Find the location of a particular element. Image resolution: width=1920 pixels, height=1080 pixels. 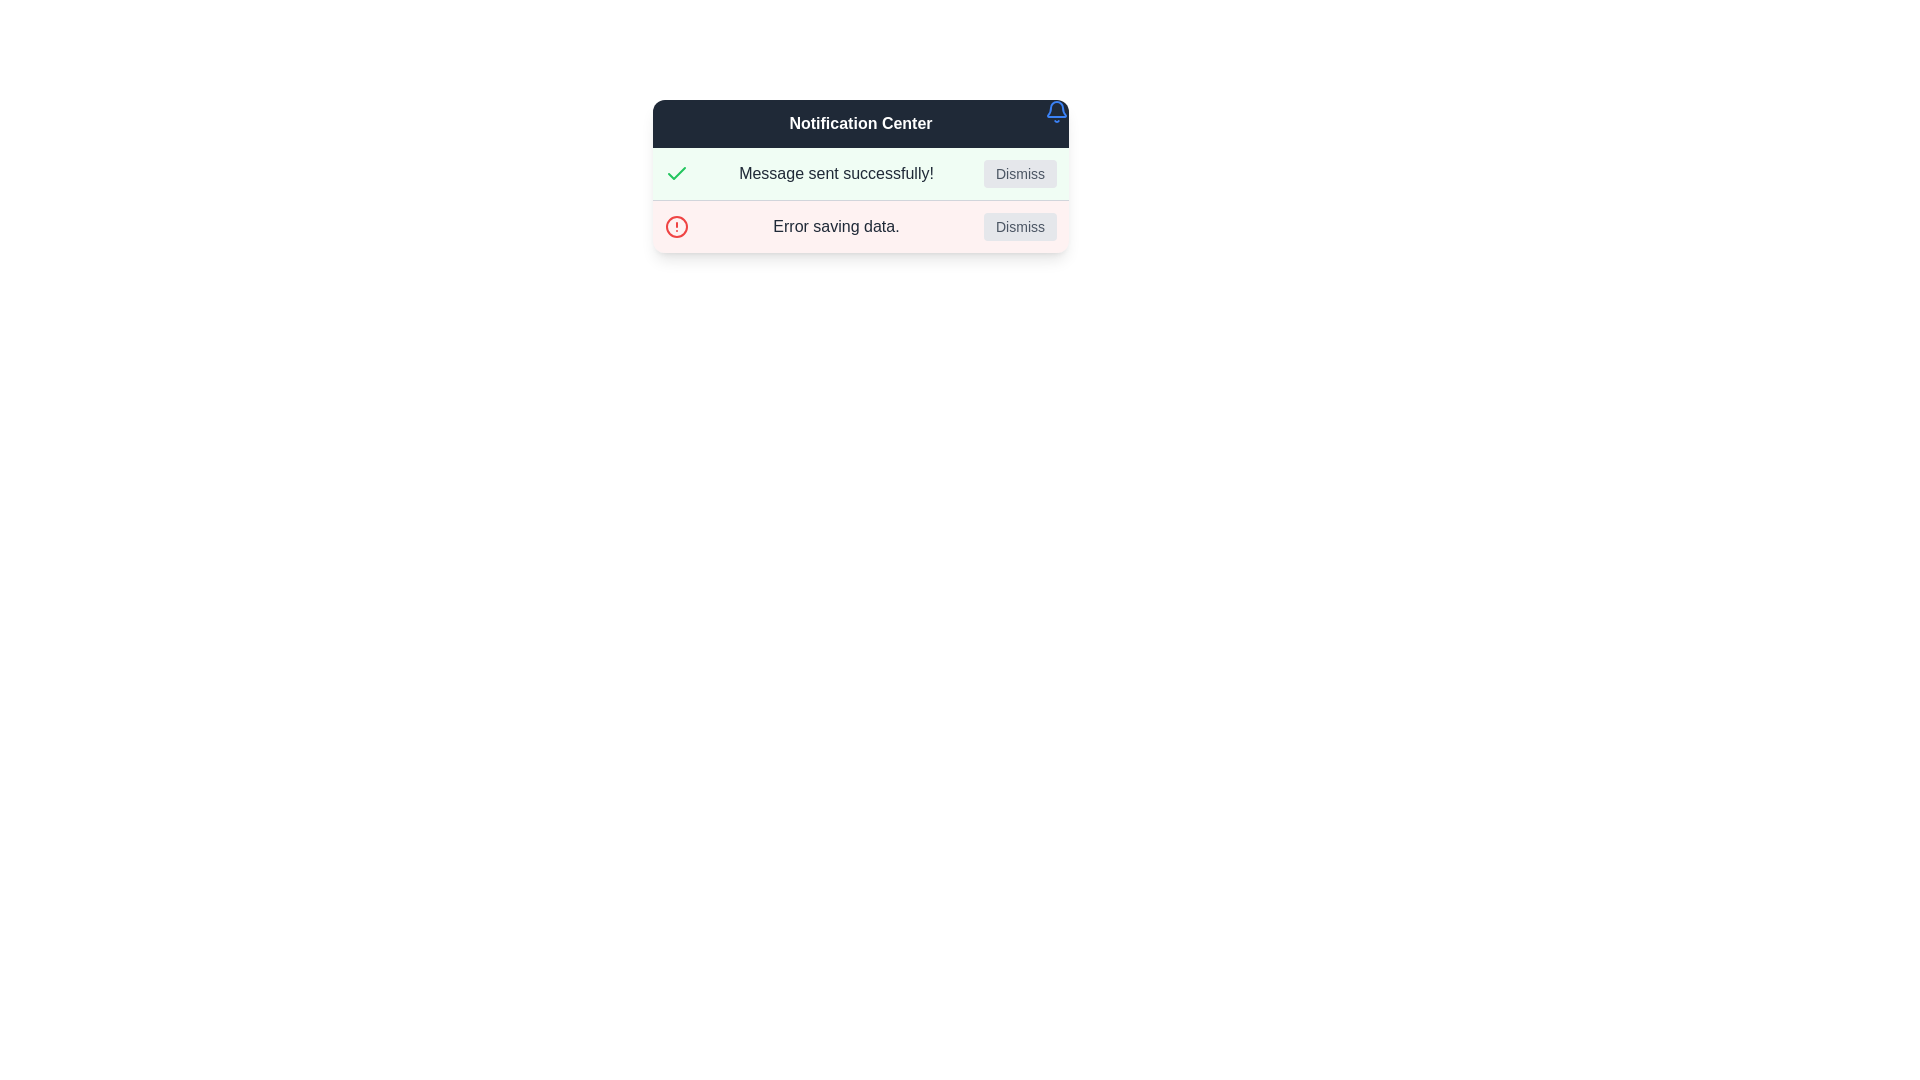

notification message displayed in the Notification Banner at the top of the Notification Center, which informs the user that a message was successfully sent is located at coordinates (860, 172).